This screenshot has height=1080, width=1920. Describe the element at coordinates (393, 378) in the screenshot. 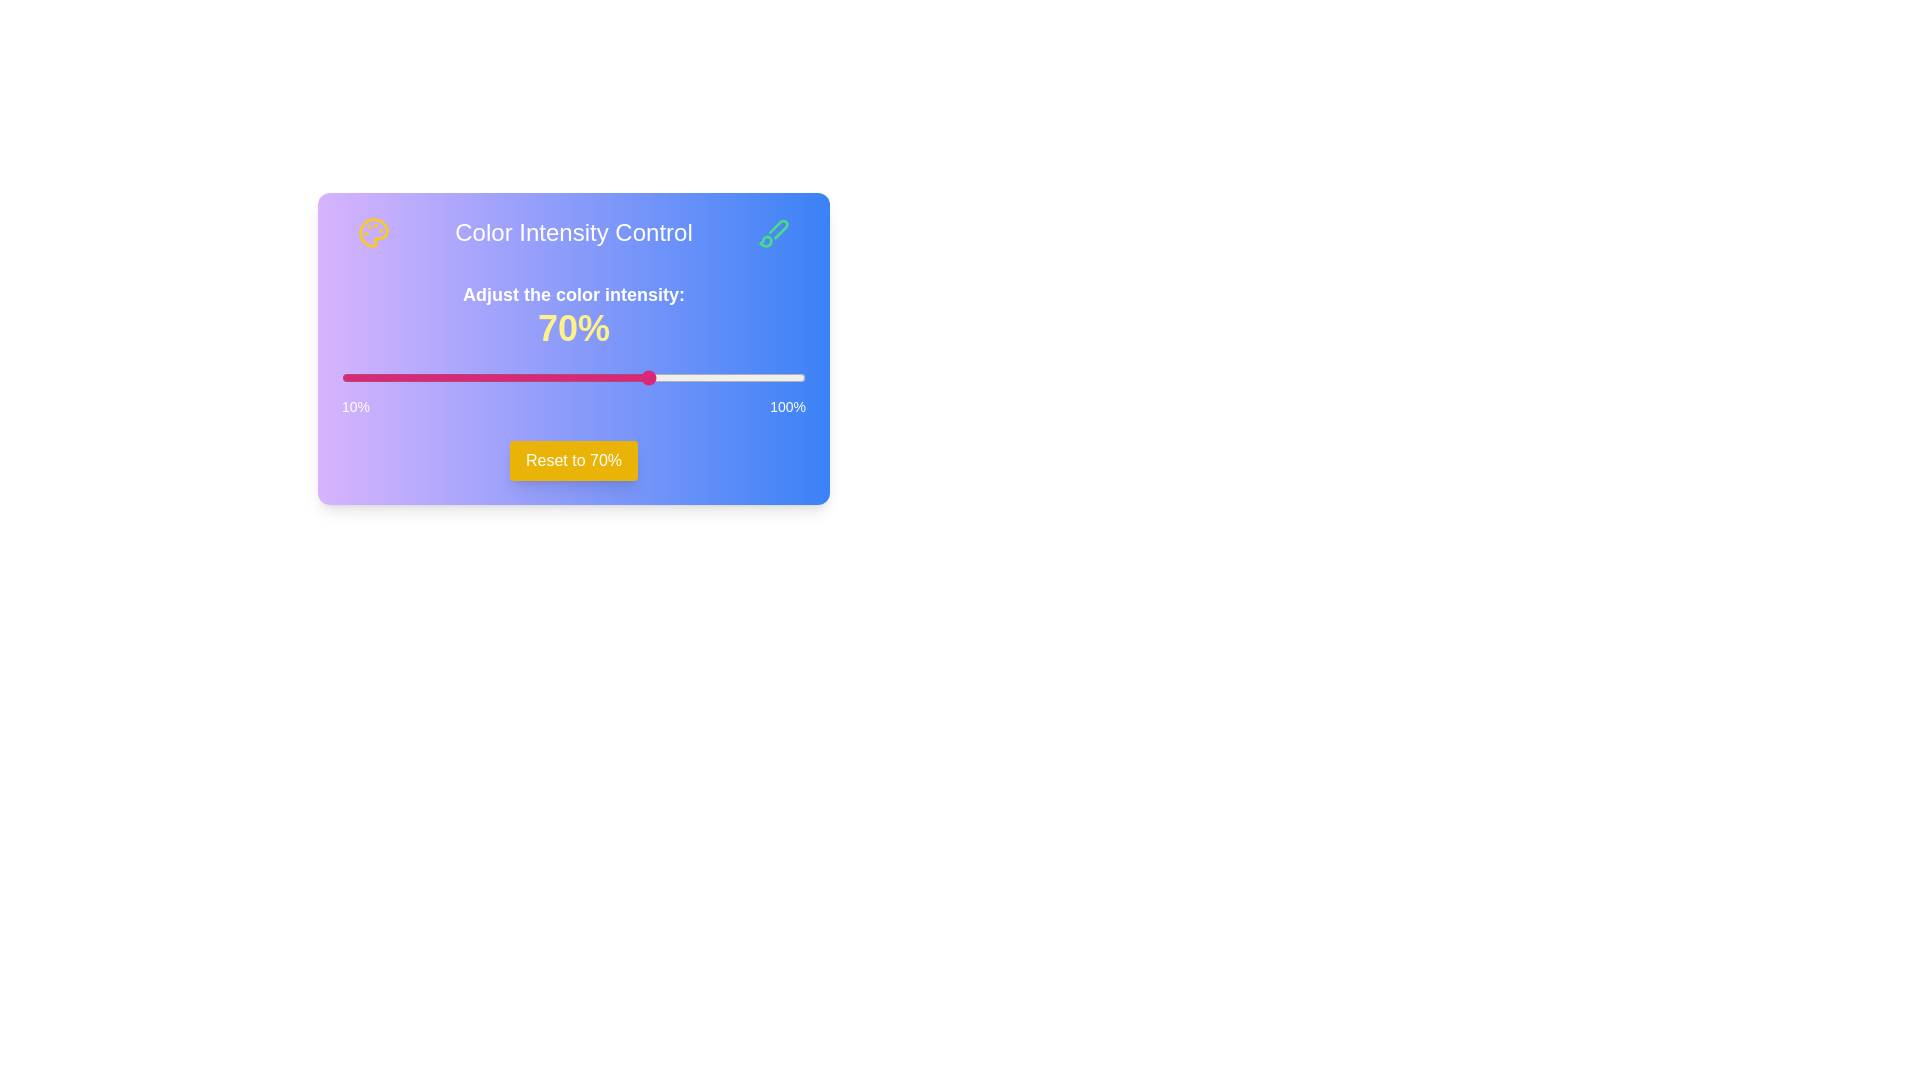

I see `the slider to set the intensity to 20%` at that location.